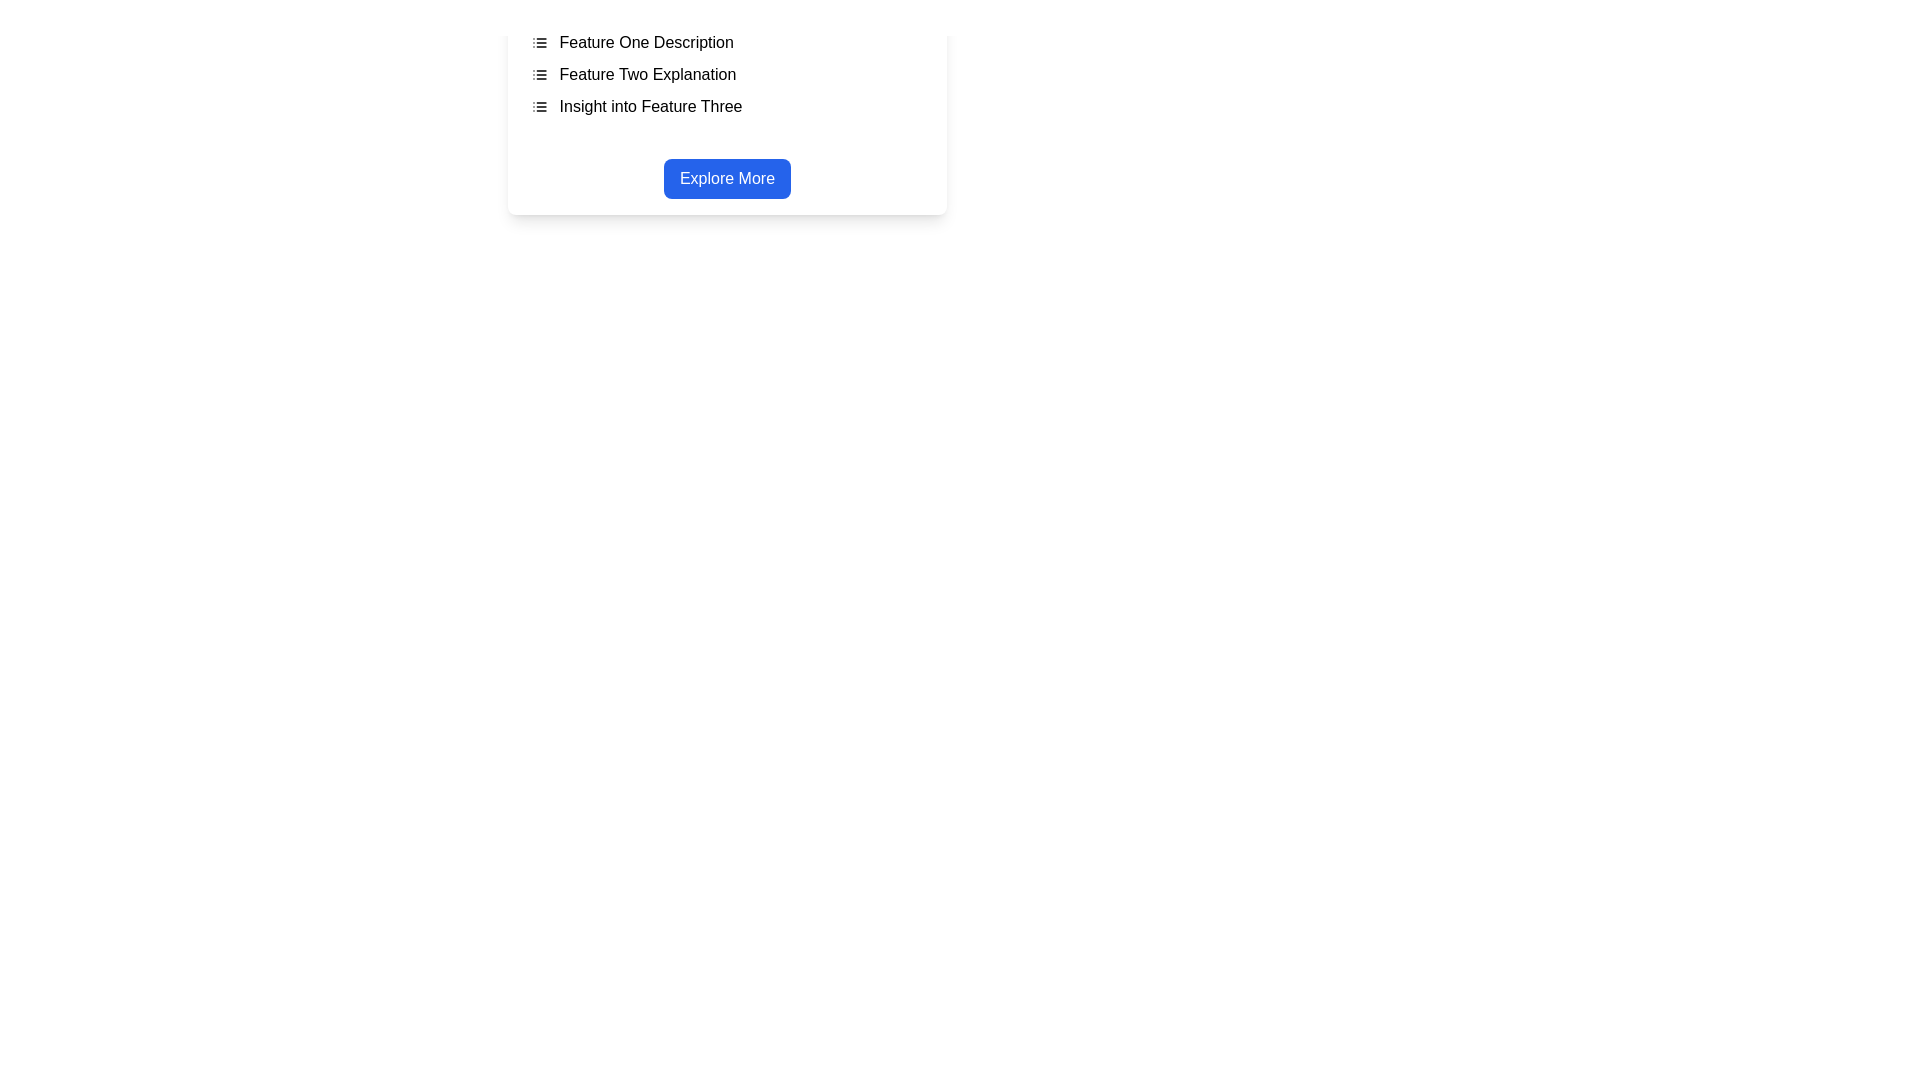 This screenshot has height=1080, width=1920. Describe the element at coordinates (726, 106) in the screenshot. I see `the text label 'Insight into Feature Three' with the accompanying bulleted list icon to possibly reveal additional details` at that location.